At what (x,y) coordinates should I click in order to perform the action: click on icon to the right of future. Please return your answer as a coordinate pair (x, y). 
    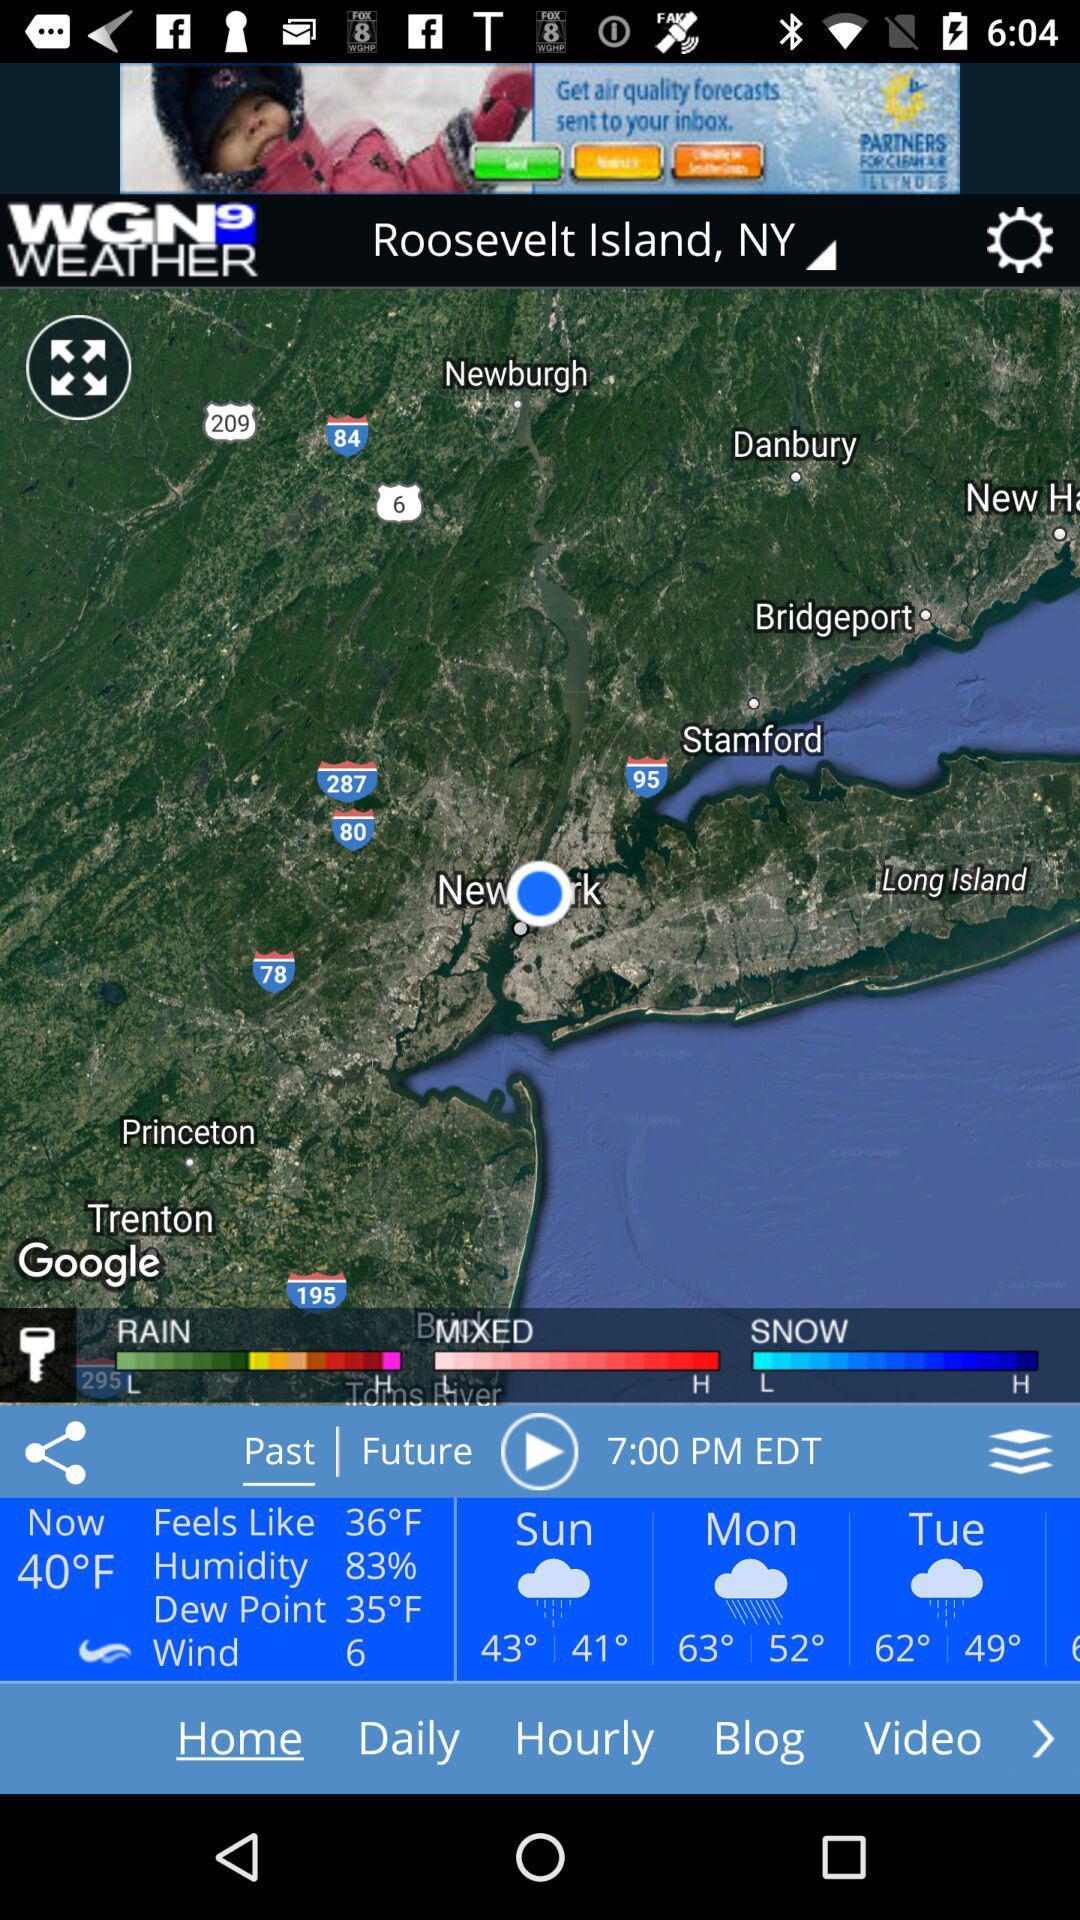
    Looking at the image, I should click on (538, 1451).